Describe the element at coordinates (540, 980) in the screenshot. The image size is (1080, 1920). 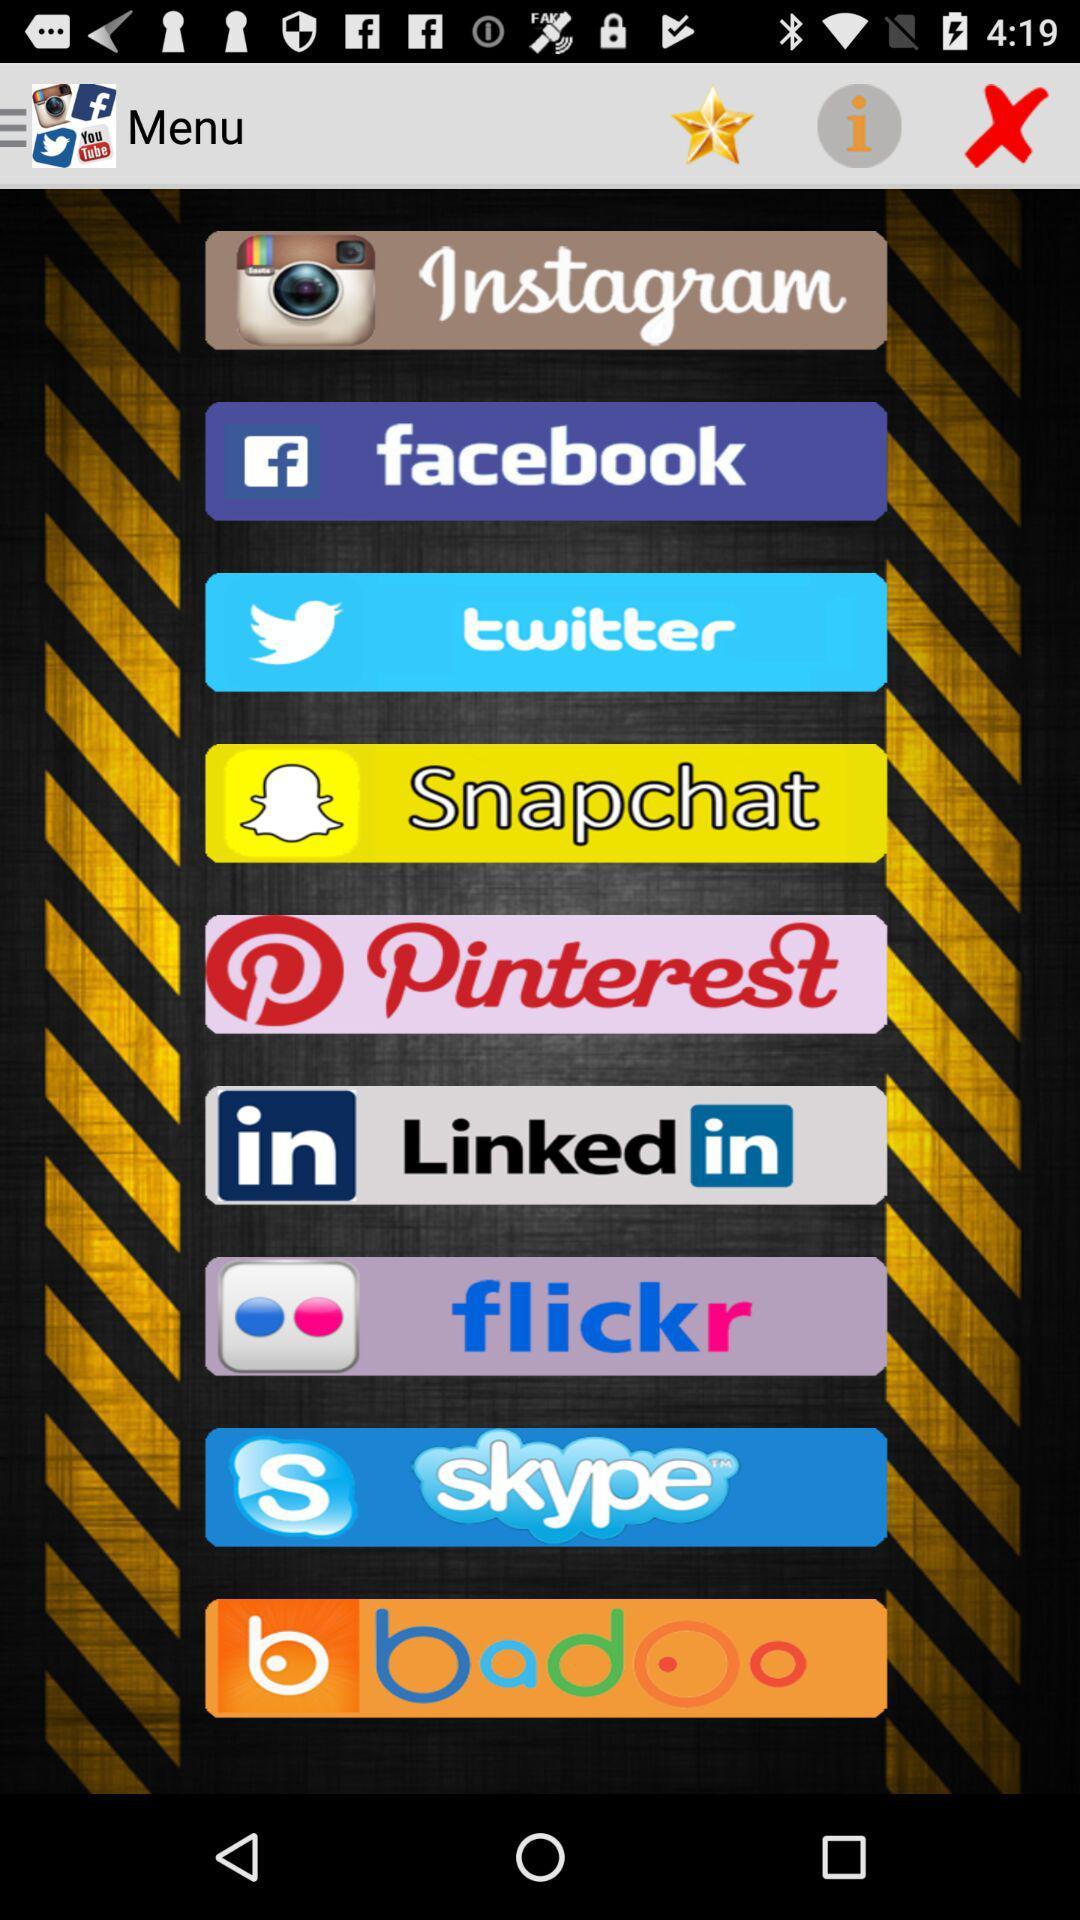
I see `open pinterest` at that location.